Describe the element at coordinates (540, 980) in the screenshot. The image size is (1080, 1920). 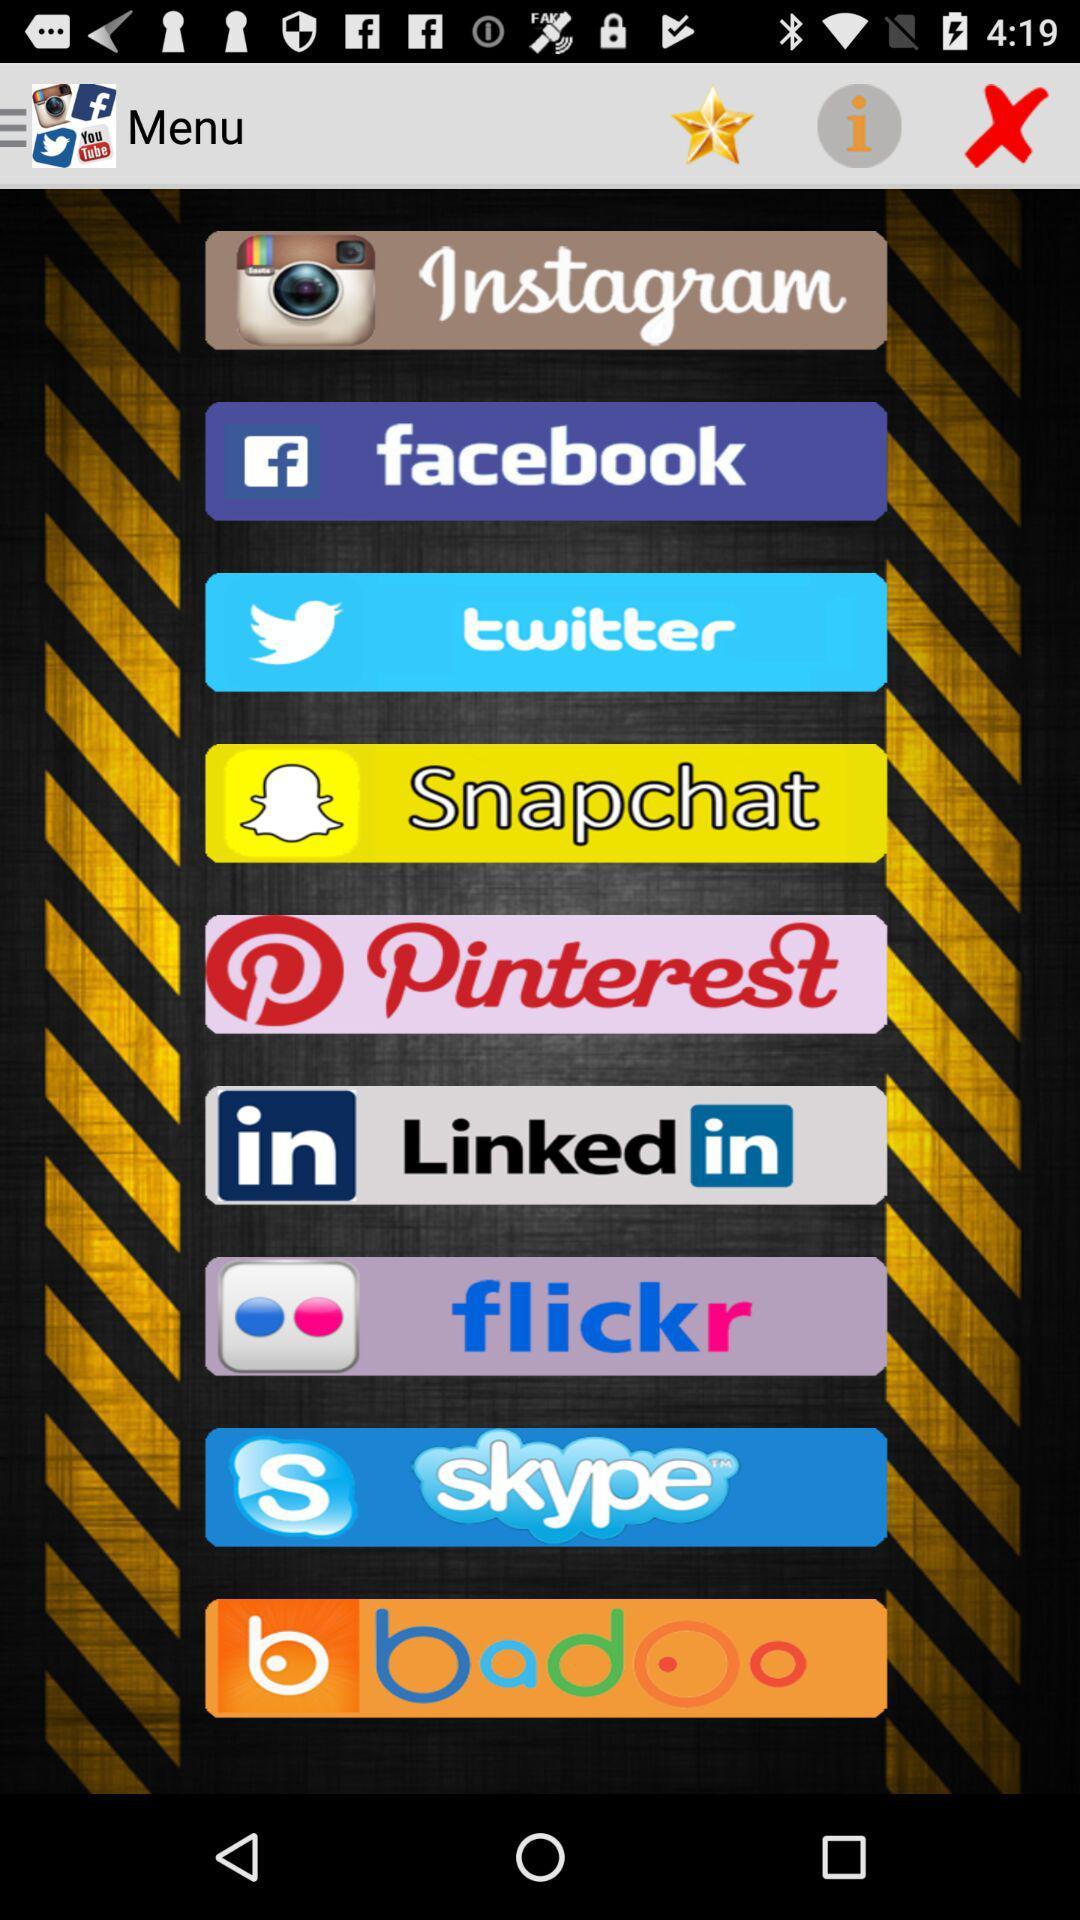
I see `open pinterest` at that location.